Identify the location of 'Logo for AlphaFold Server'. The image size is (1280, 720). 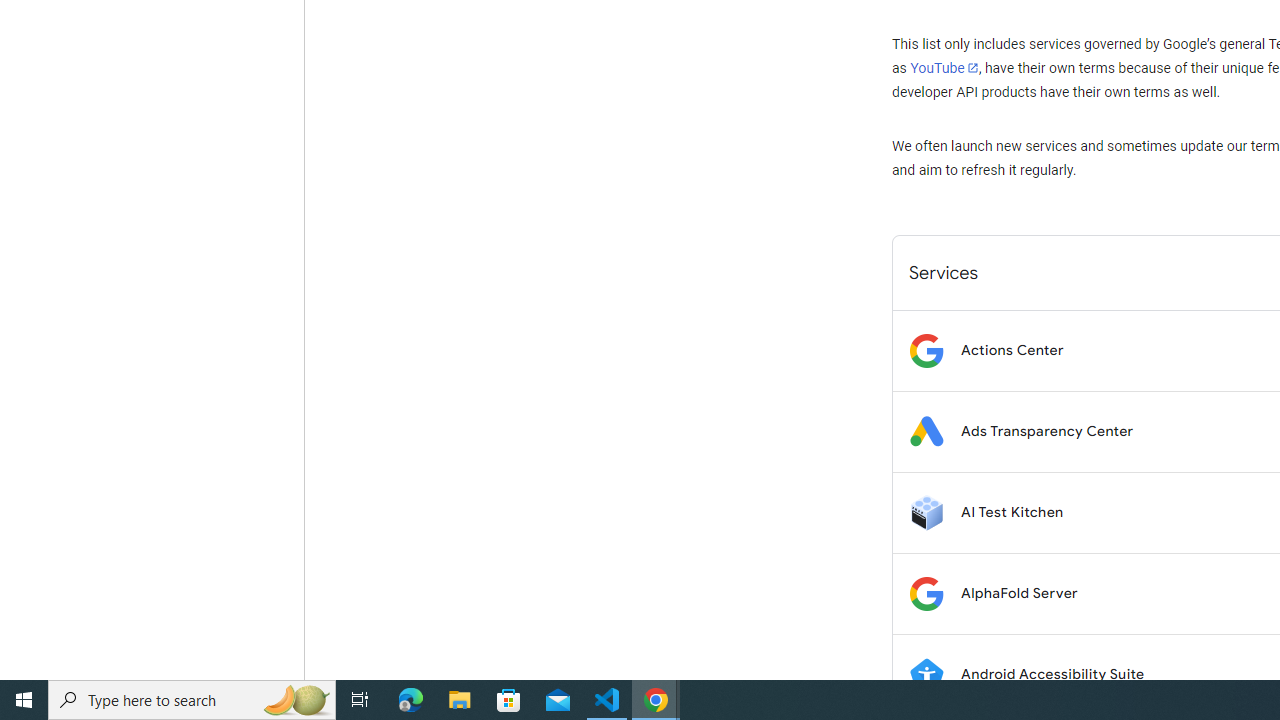
(925, 592).